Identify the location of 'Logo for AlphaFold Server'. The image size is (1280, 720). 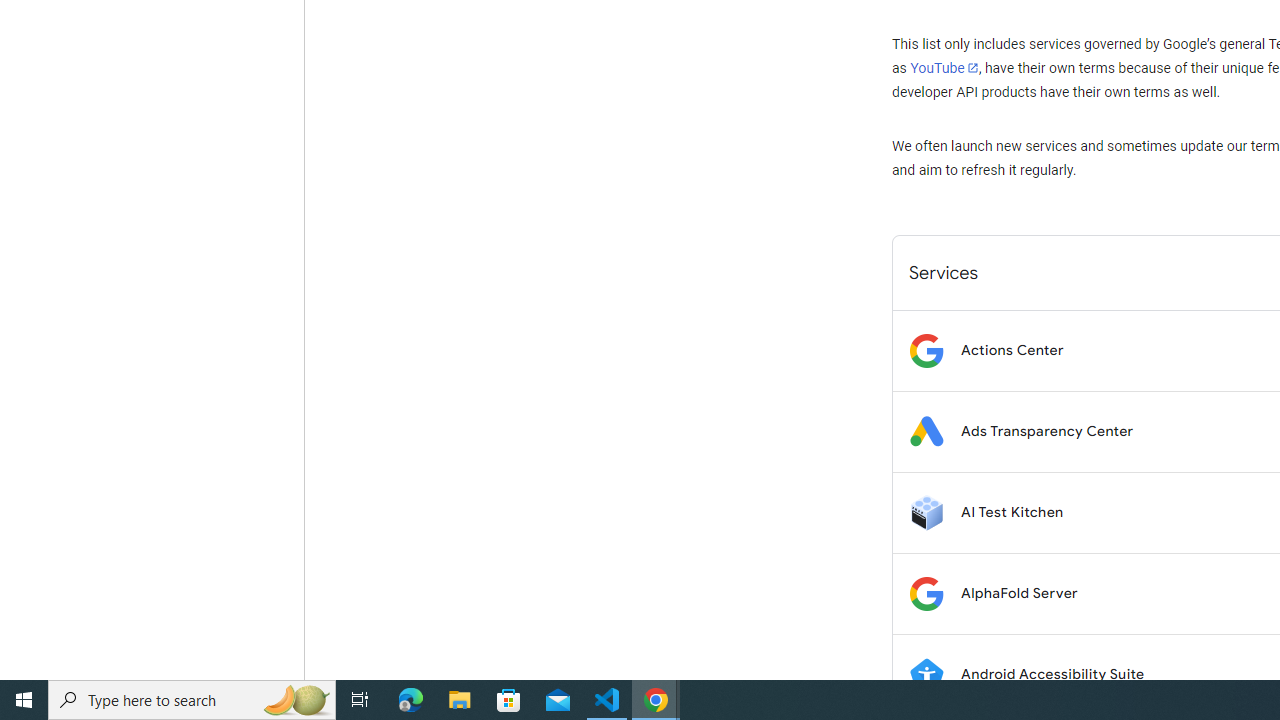
(925, 592).